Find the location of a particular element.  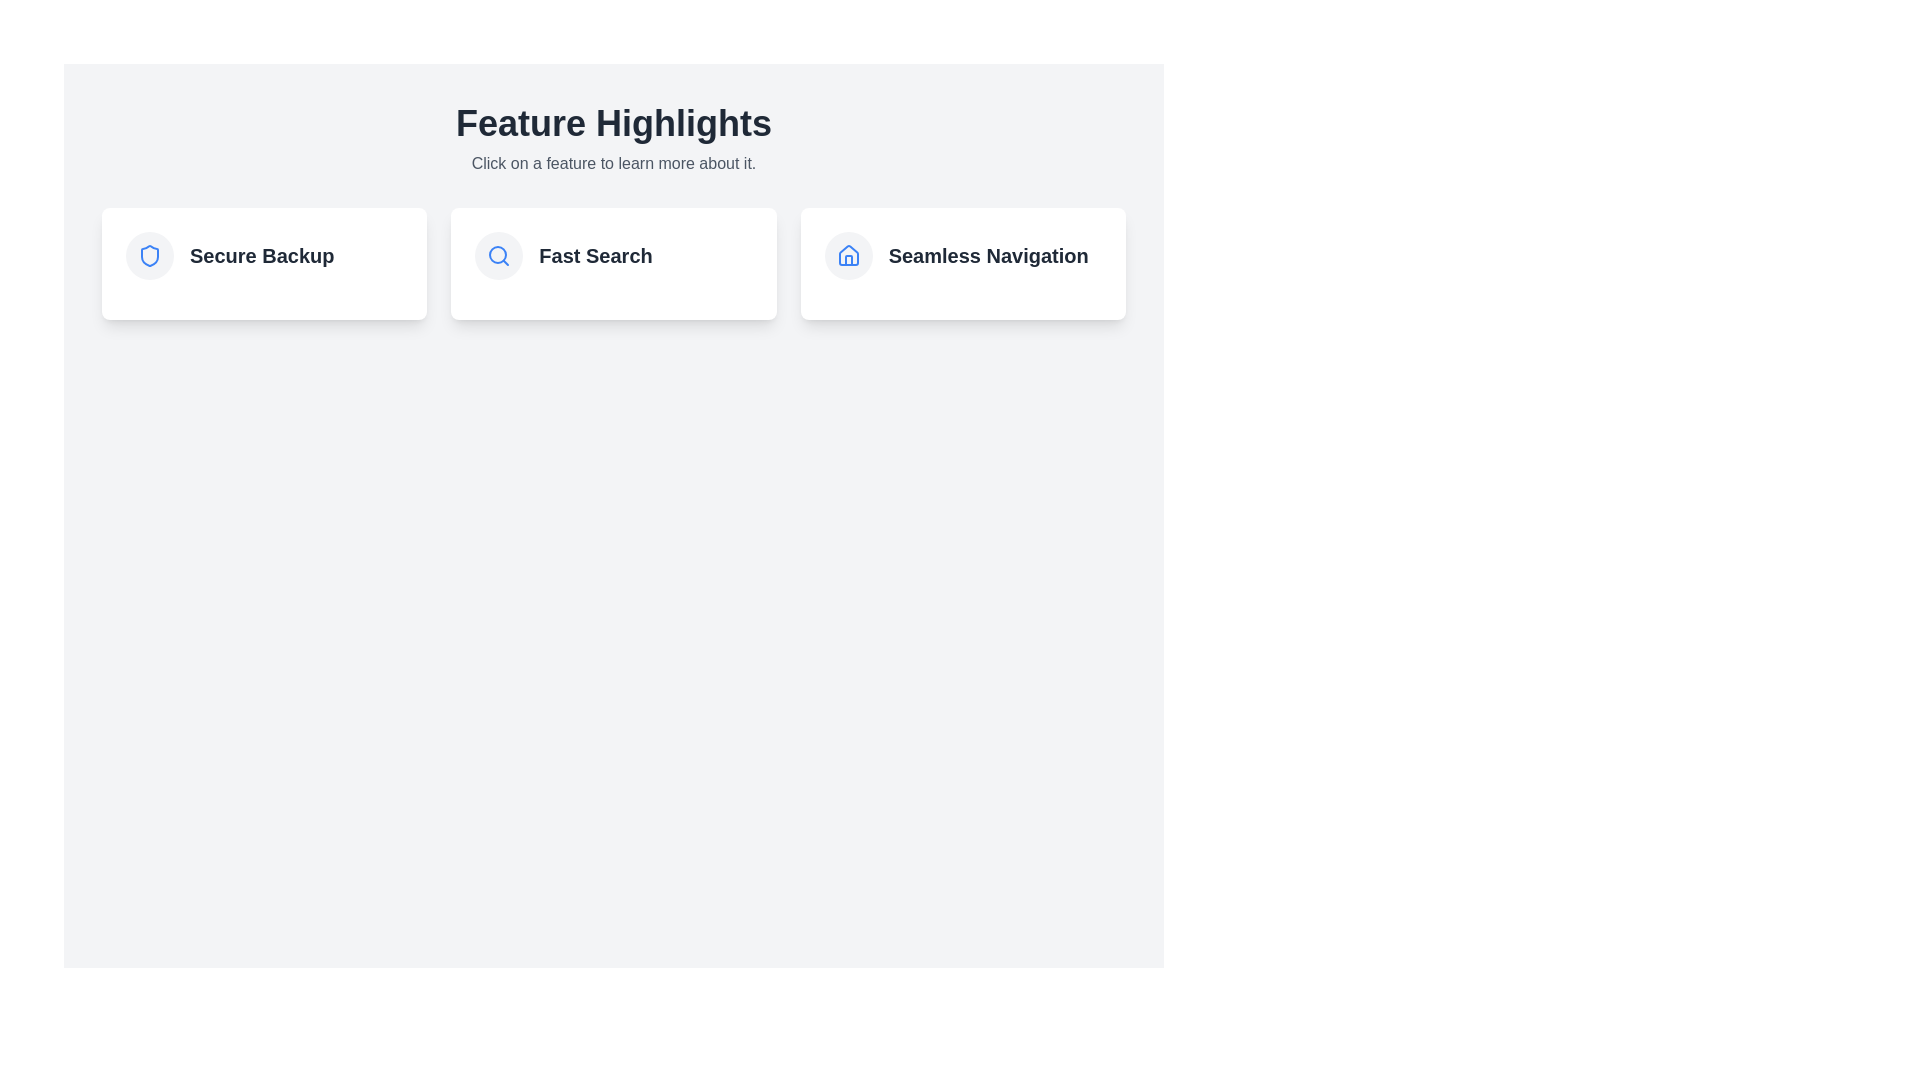

text label that serves as the title for the secure backup feature, located on the first card in the horizontal row of feature highlights, to the right of the shield icon is located at coordinates (261, 254).